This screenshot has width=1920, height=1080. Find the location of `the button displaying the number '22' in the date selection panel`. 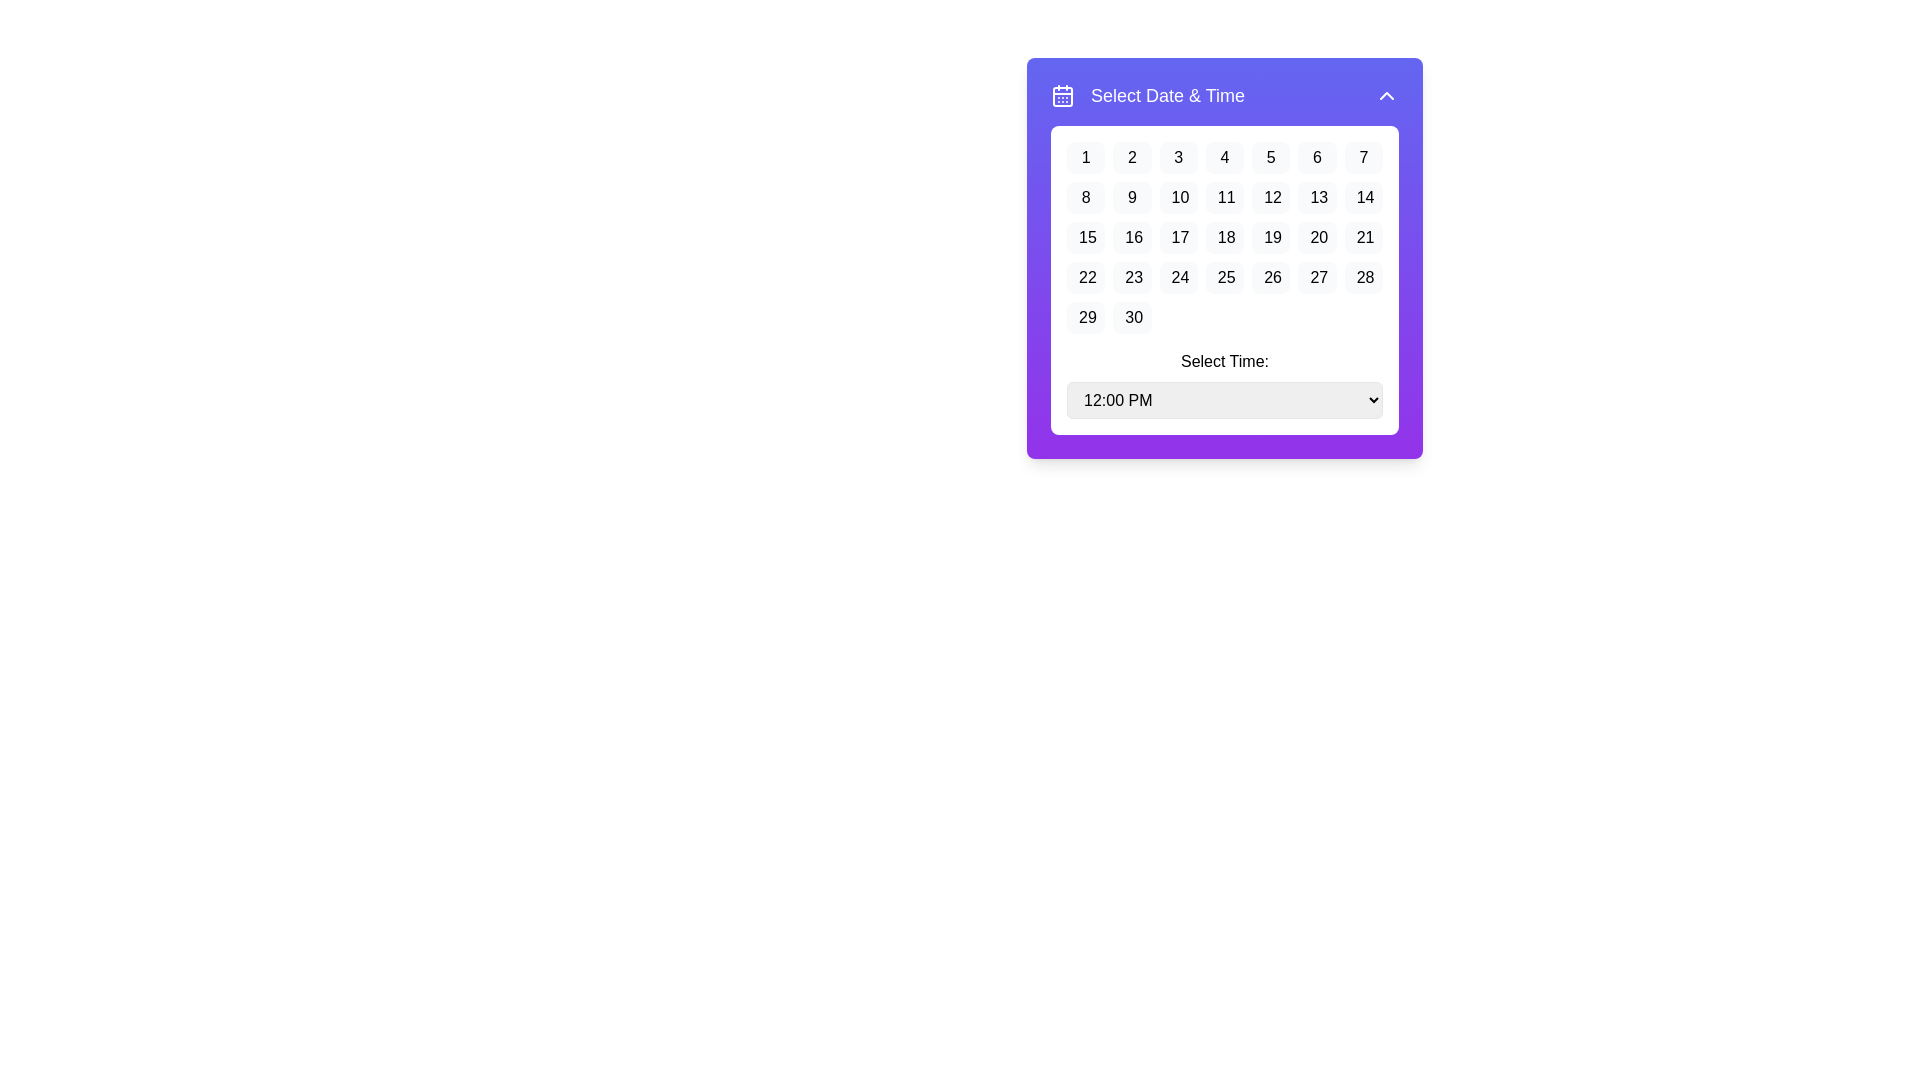

the button displaying the number '22' in the date selection panel is located at coordinates (1085, 277).